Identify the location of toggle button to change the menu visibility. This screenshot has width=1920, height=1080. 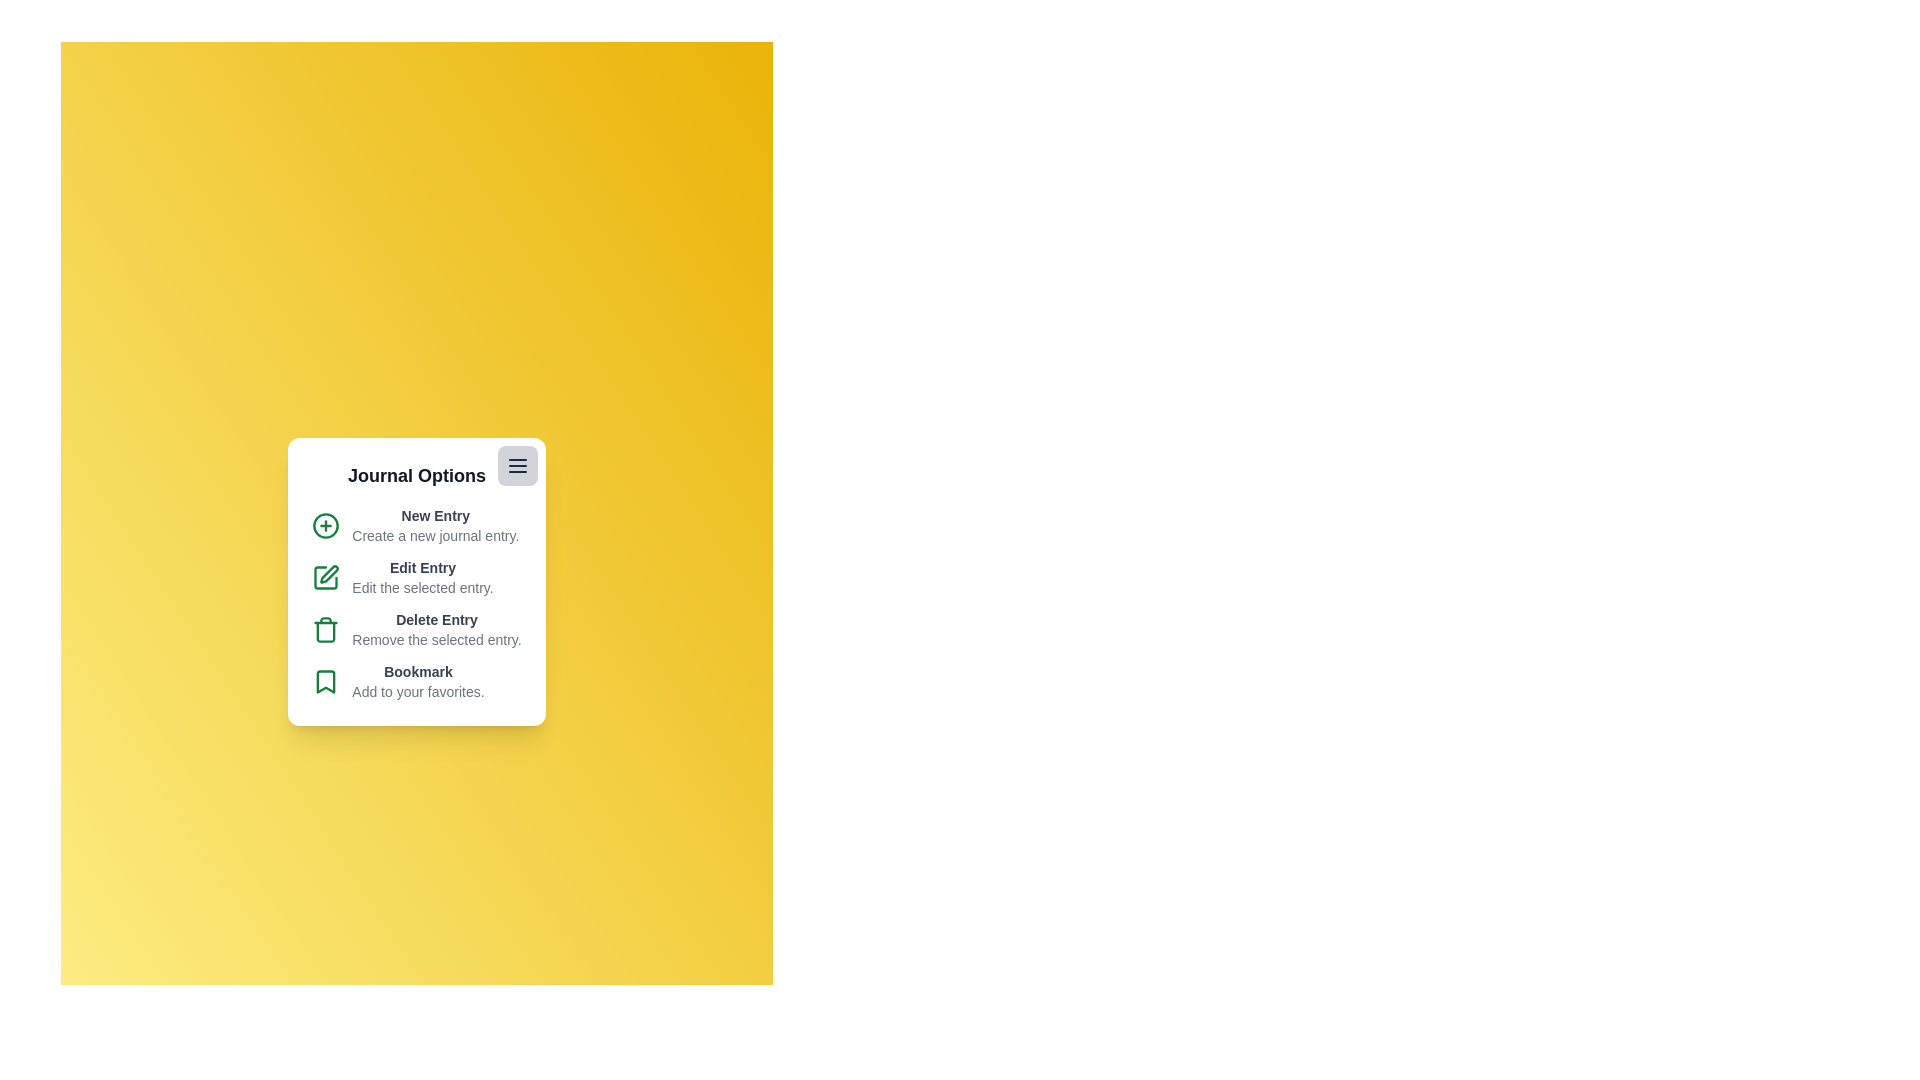
(517, 466).